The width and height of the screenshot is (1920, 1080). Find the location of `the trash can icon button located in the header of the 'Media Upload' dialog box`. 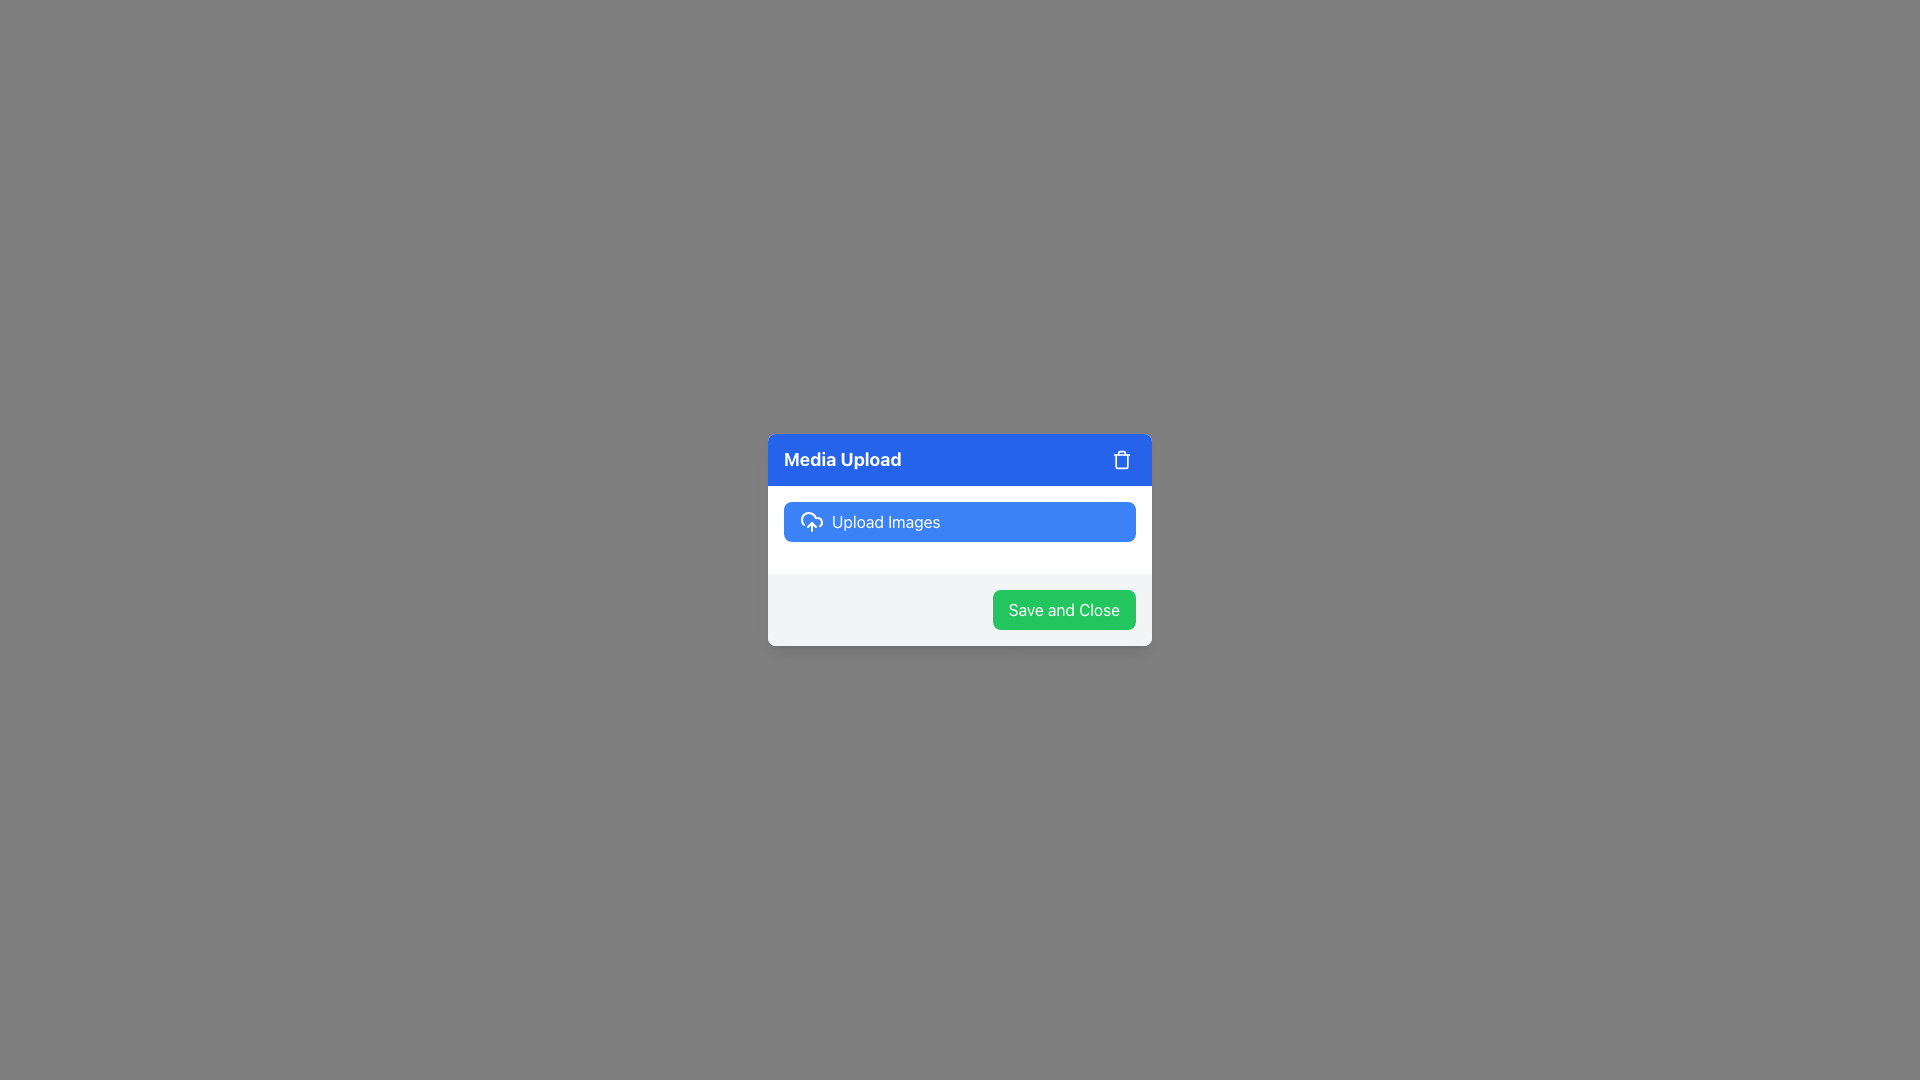

the trash can icon button located in the header of the 'Media Upload' dialog box is located at coordinates (1122, 459).